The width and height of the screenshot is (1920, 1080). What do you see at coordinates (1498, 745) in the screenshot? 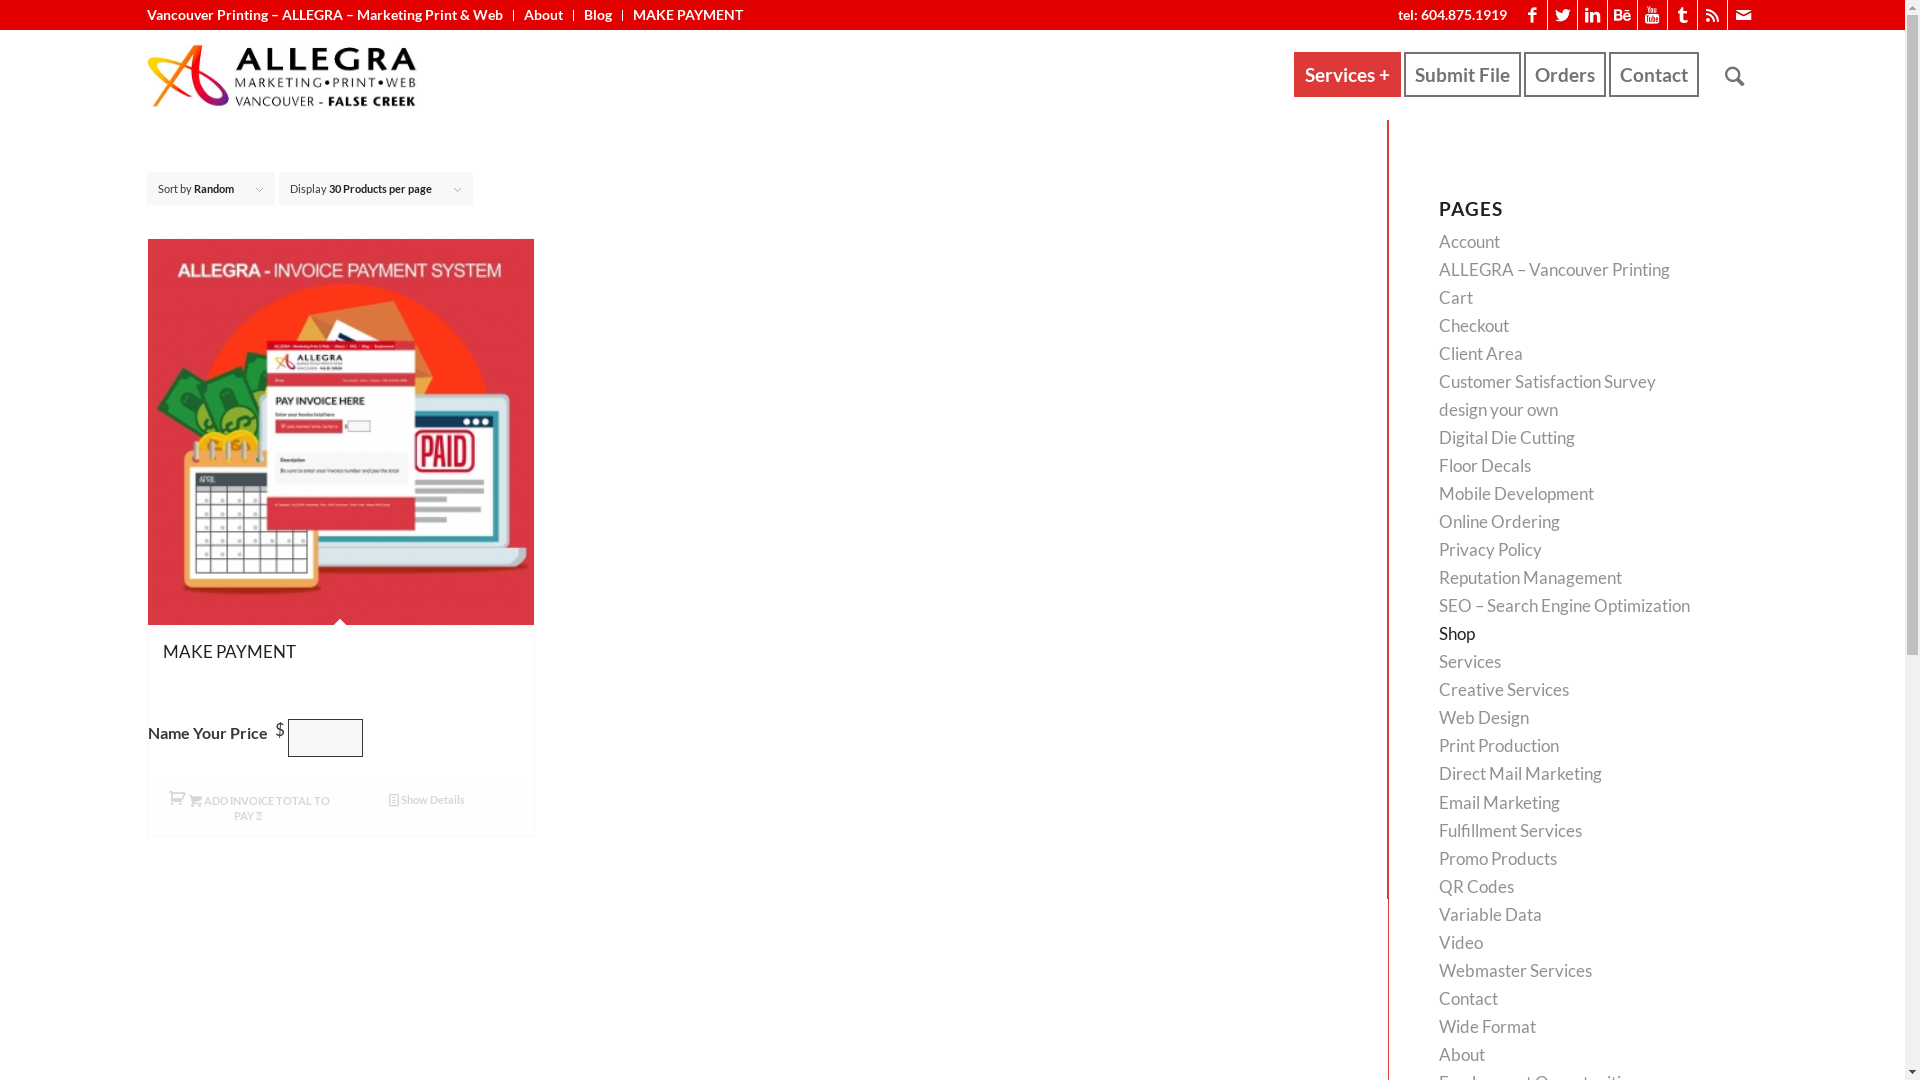
I see `'Print Production'` at bounding box center [1498, 745].